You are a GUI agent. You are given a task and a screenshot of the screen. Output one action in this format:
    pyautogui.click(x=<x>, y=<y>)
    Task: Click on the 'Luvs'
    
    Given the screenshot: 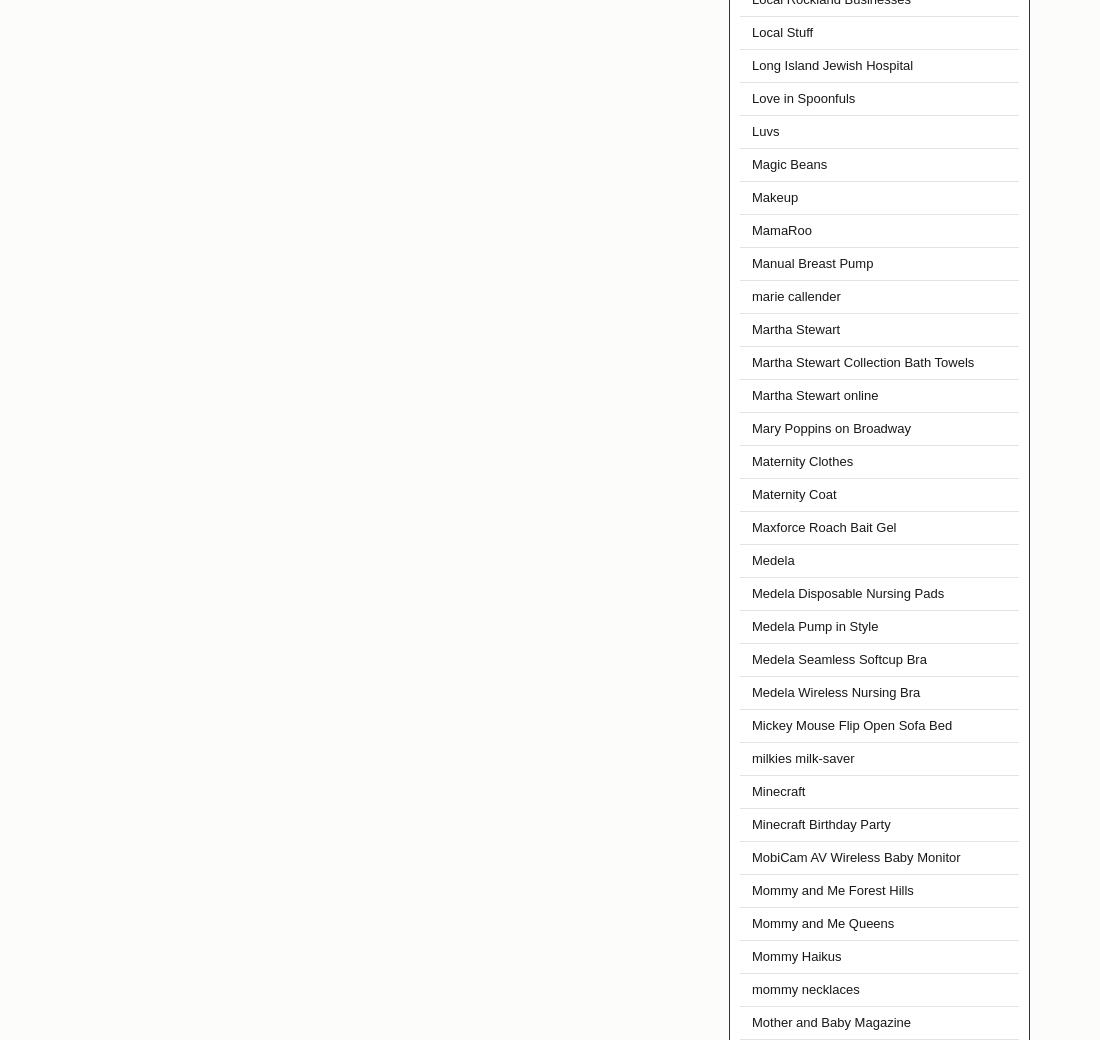 What is the action you would take?
    pyautogui.click(x=765, y=131)
    